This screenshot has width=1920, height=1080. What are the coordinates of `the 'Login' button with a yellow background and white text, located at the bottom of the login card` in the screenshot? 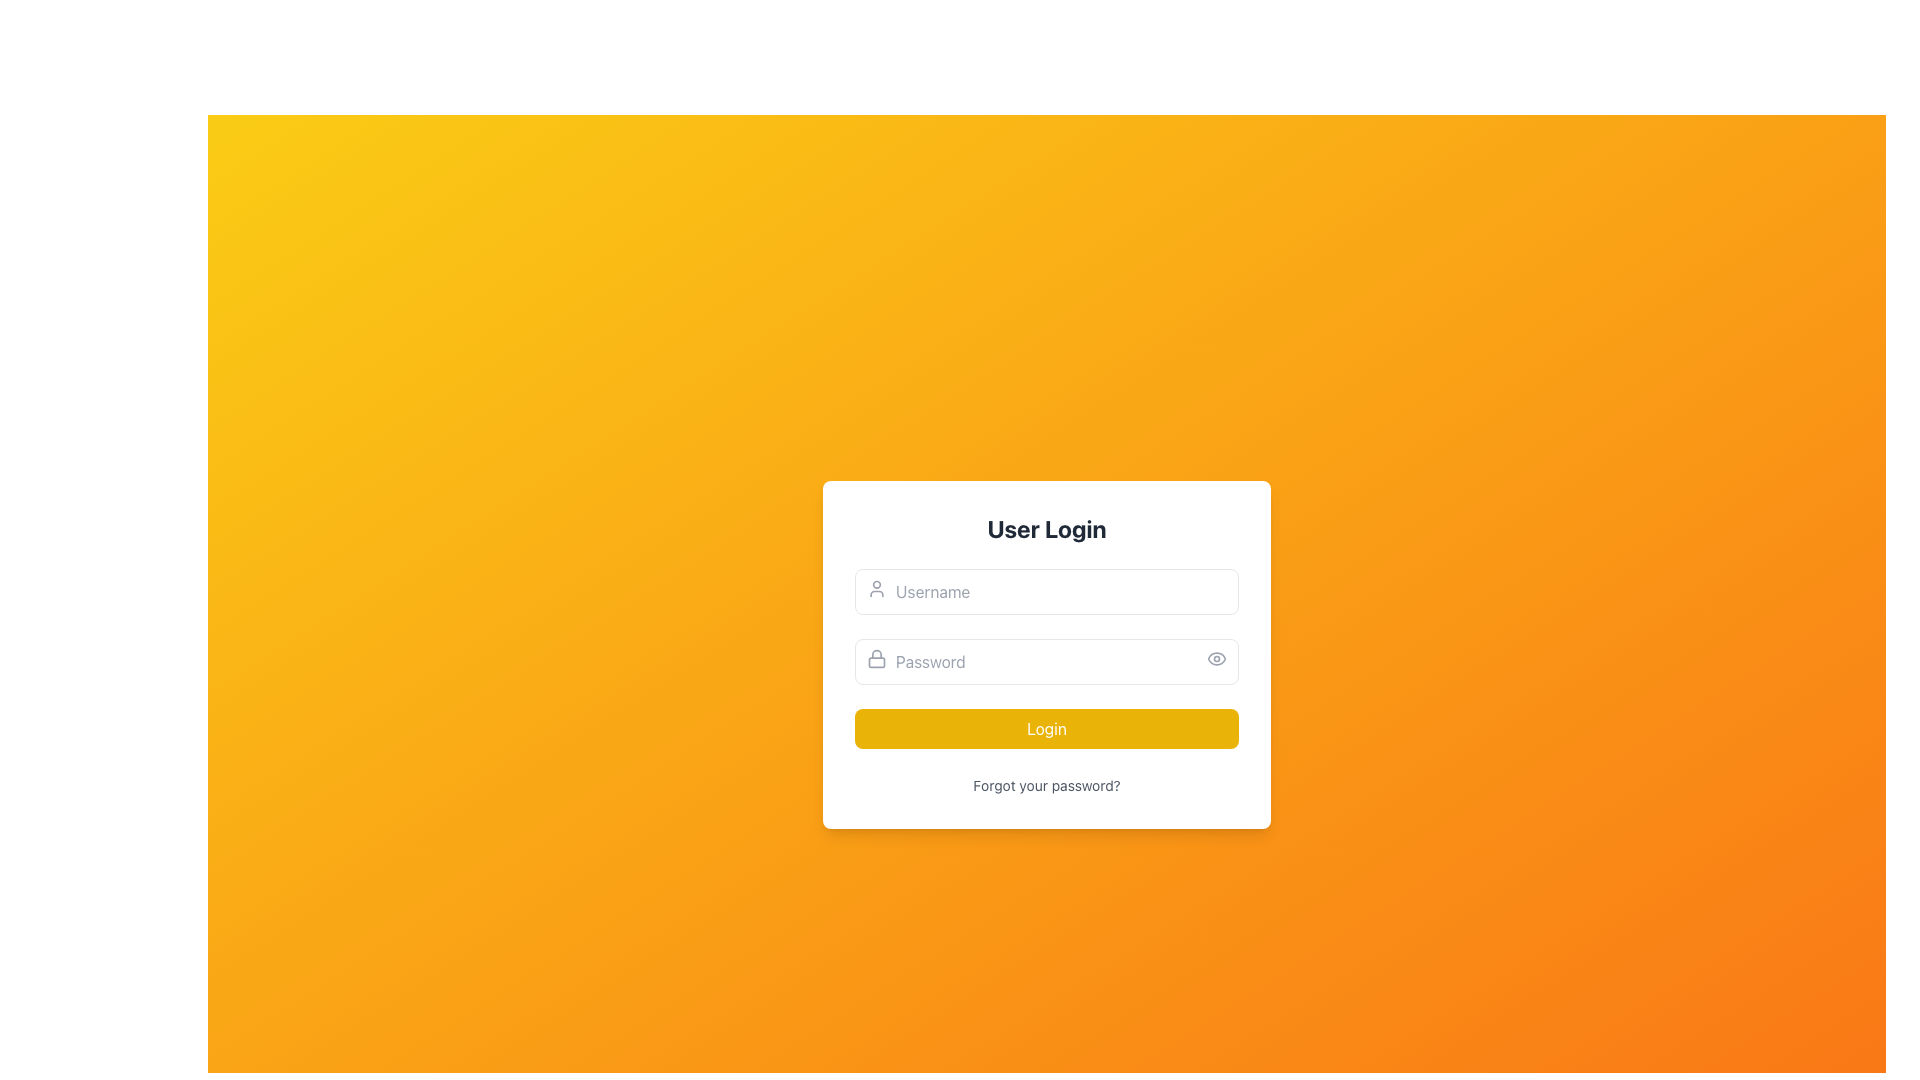 It's located at (1045, 729).